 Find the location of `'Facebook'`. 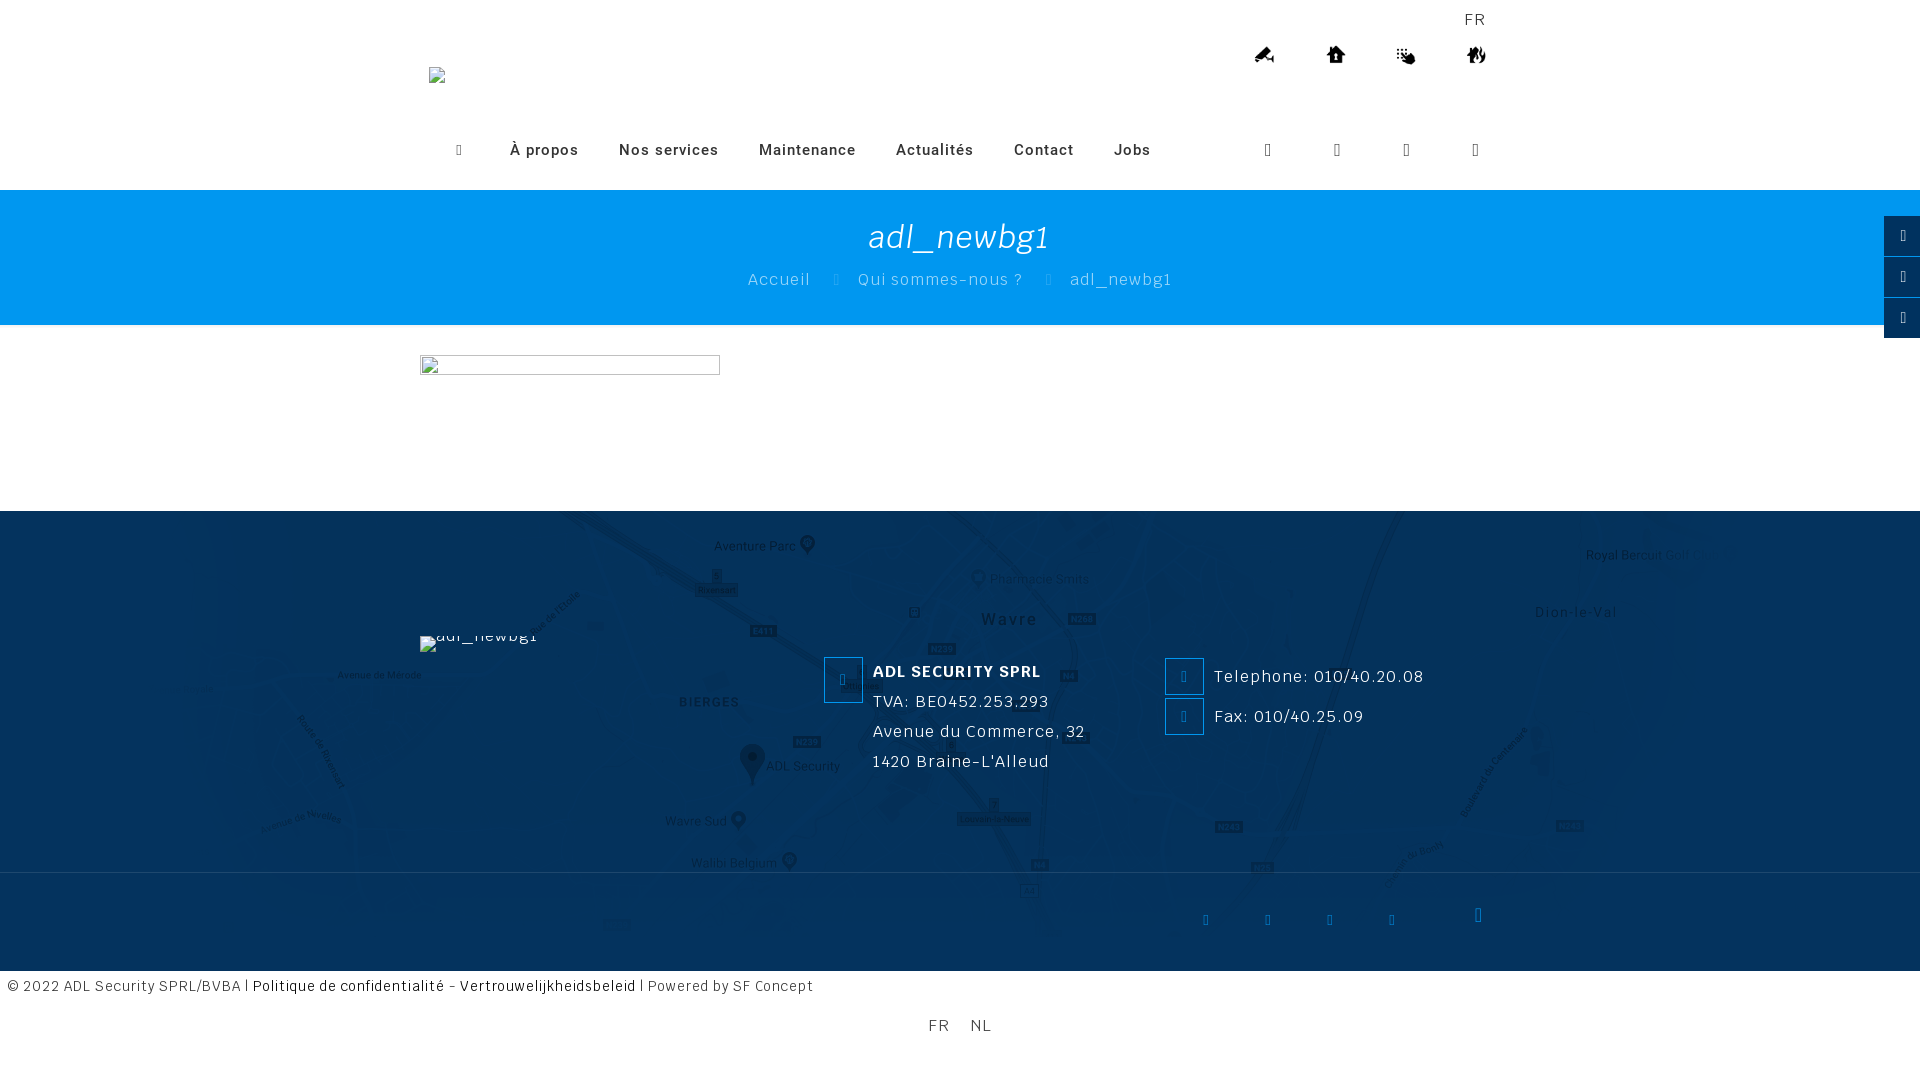

'Facebook' is located at coordinates (1218, 926).